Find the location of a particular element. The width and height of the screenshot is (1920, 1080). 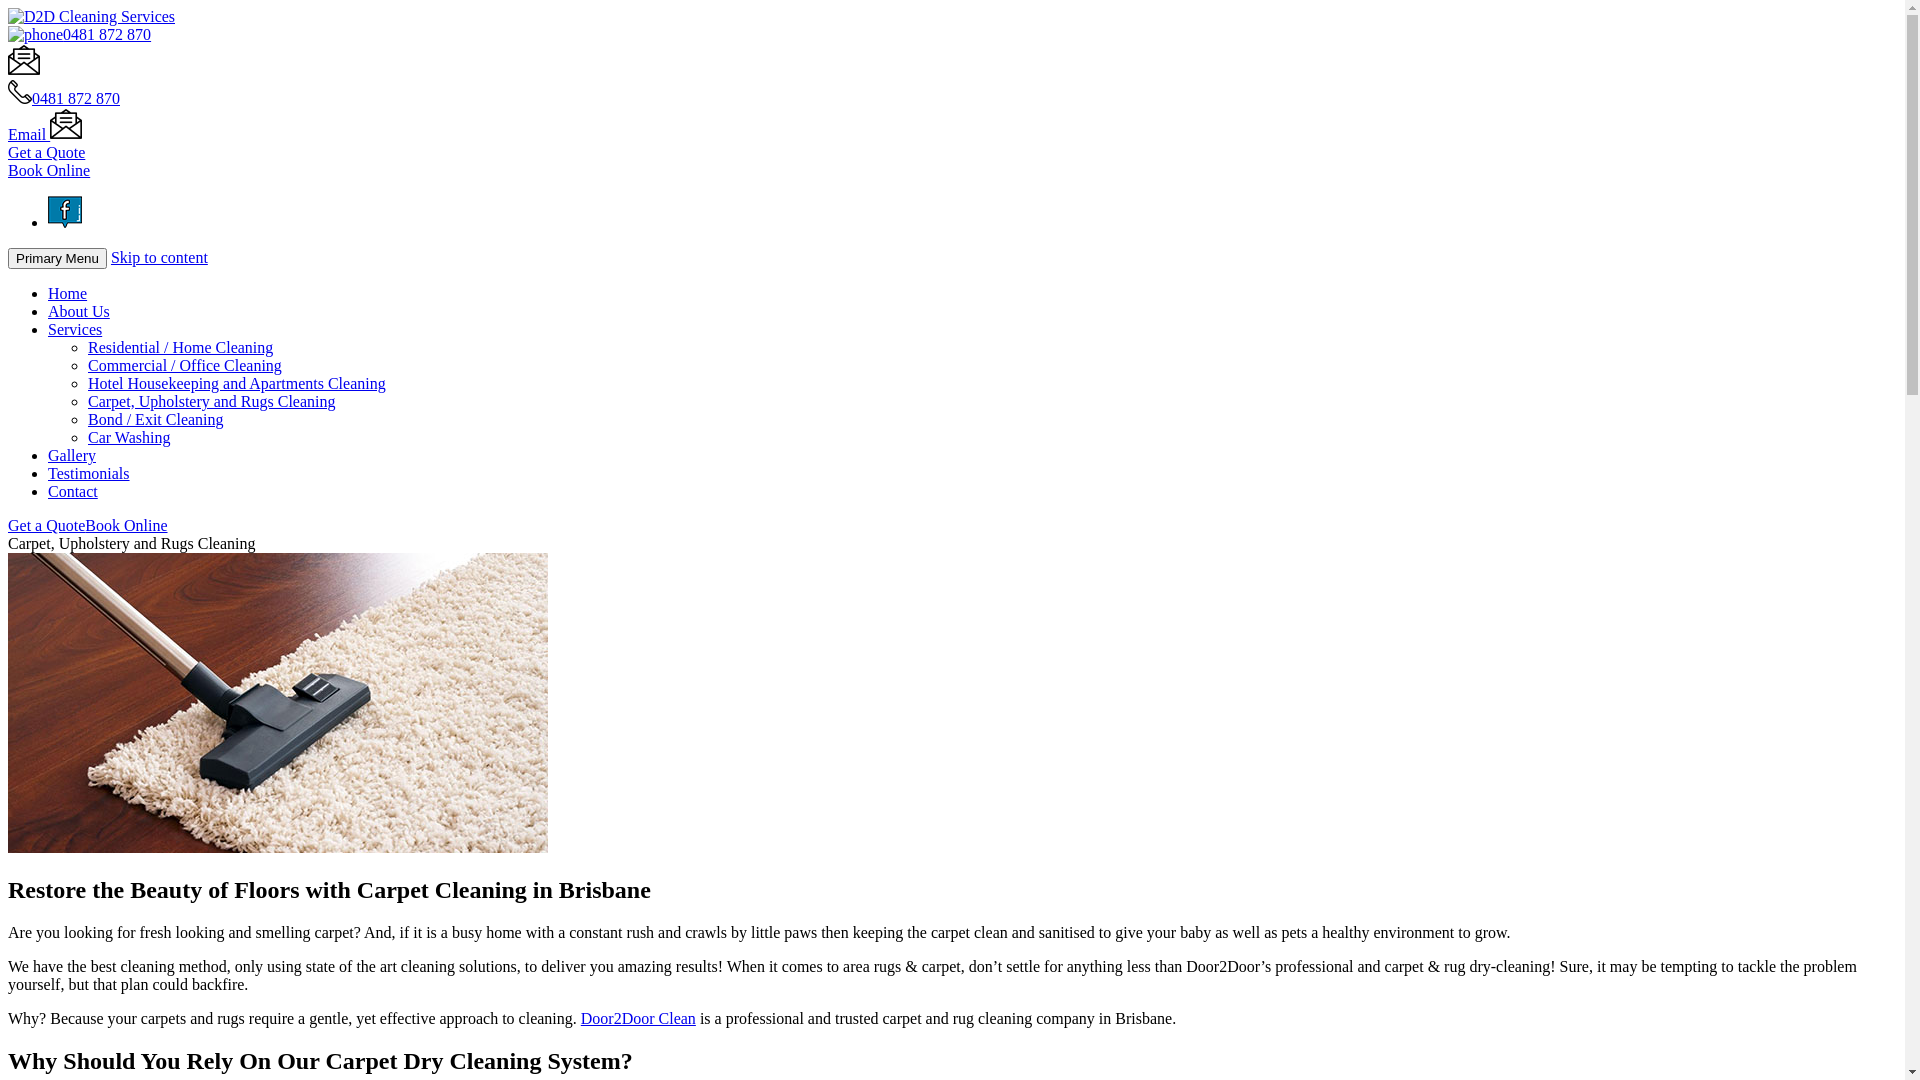

'Car Washing' is located at coordinates (86, 436).